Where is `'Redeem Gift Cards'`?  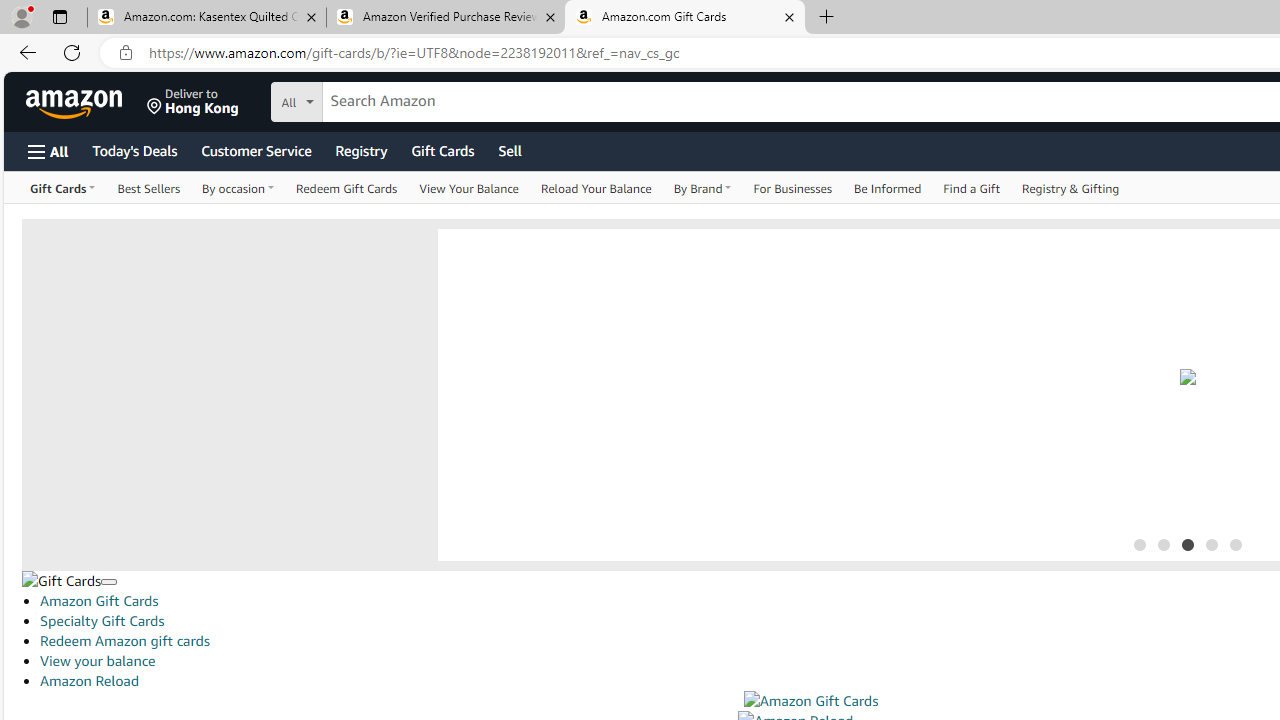 'Redeem Gift Cards' is located at coordinates (347, 187).